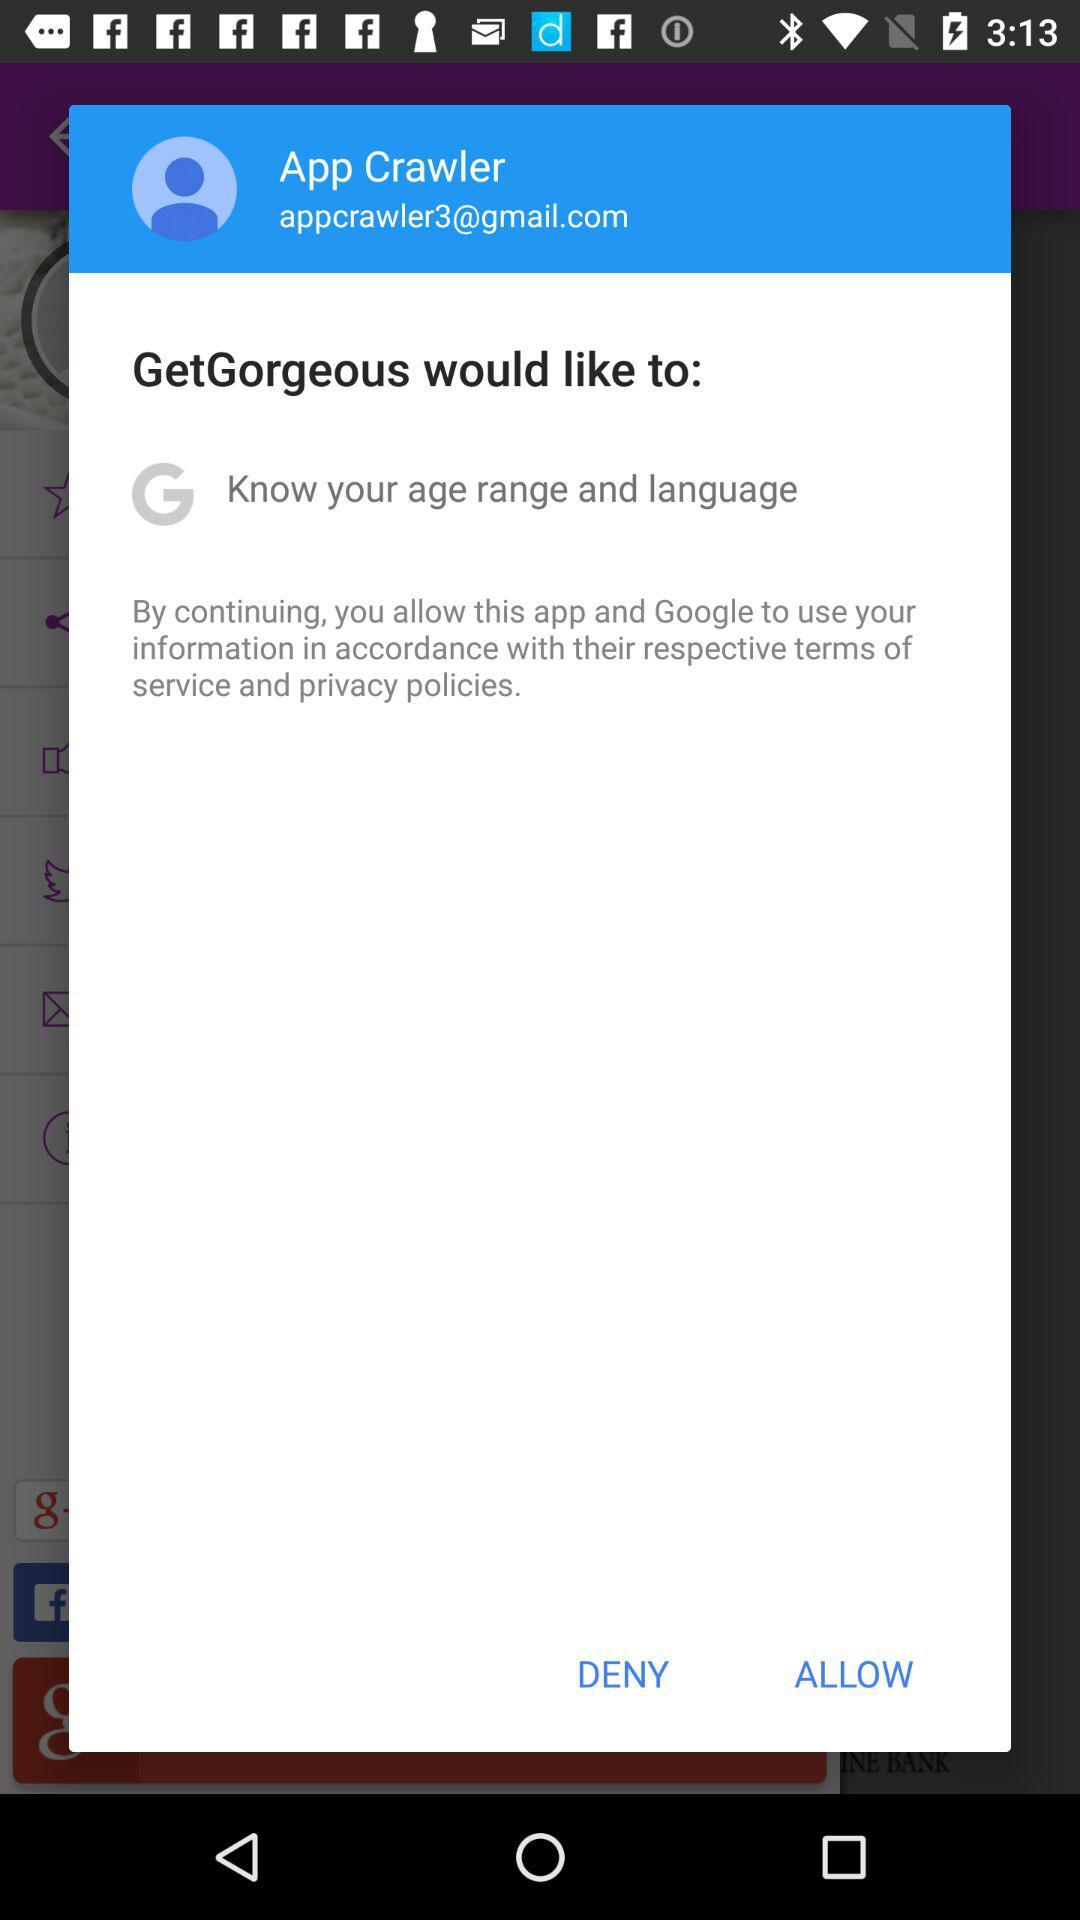  Describe the element at coordinates (621, 1673) in the screenshot. I see `icon at the bottom` at that location.